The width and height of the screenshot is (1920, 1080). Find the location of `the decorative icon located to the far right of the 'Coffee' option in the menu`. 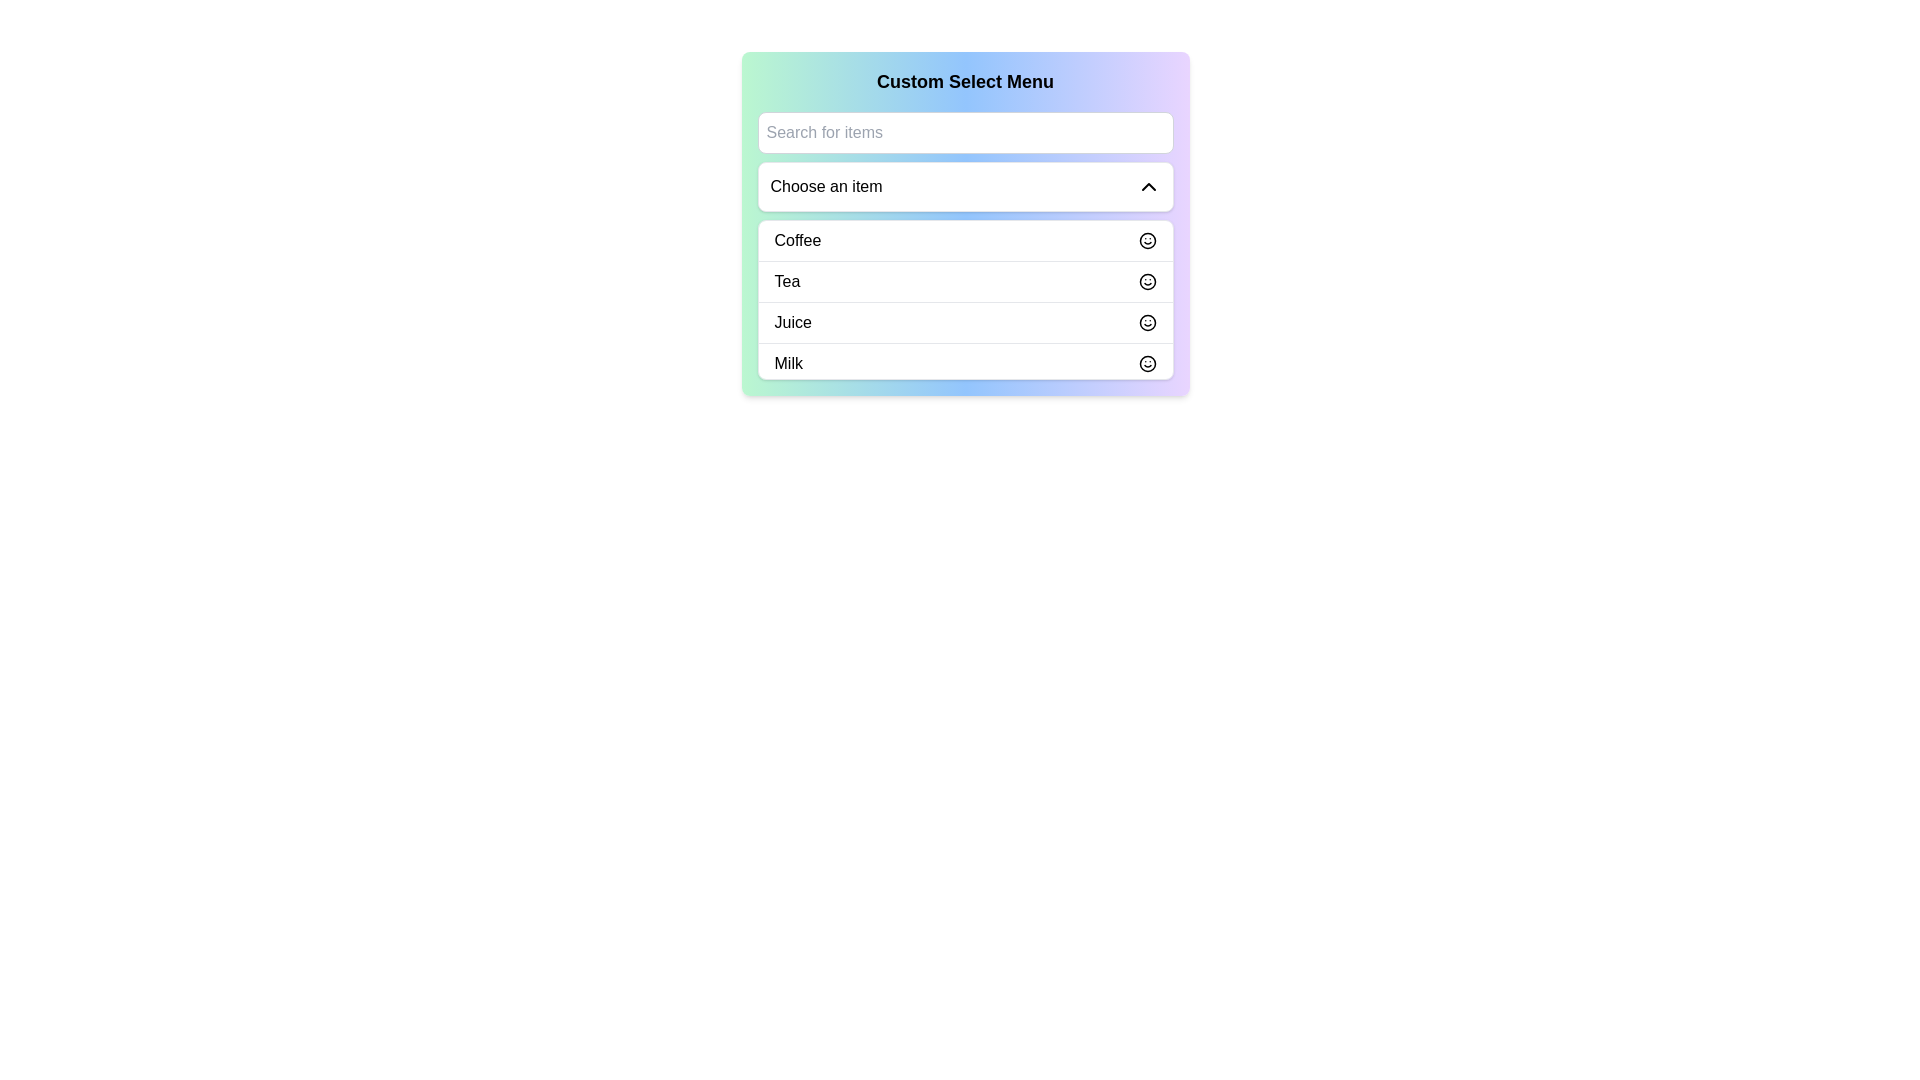

the decorative icon located to the far right of the 'Coffee' option in the menu is located at coordinates (1147, 239).